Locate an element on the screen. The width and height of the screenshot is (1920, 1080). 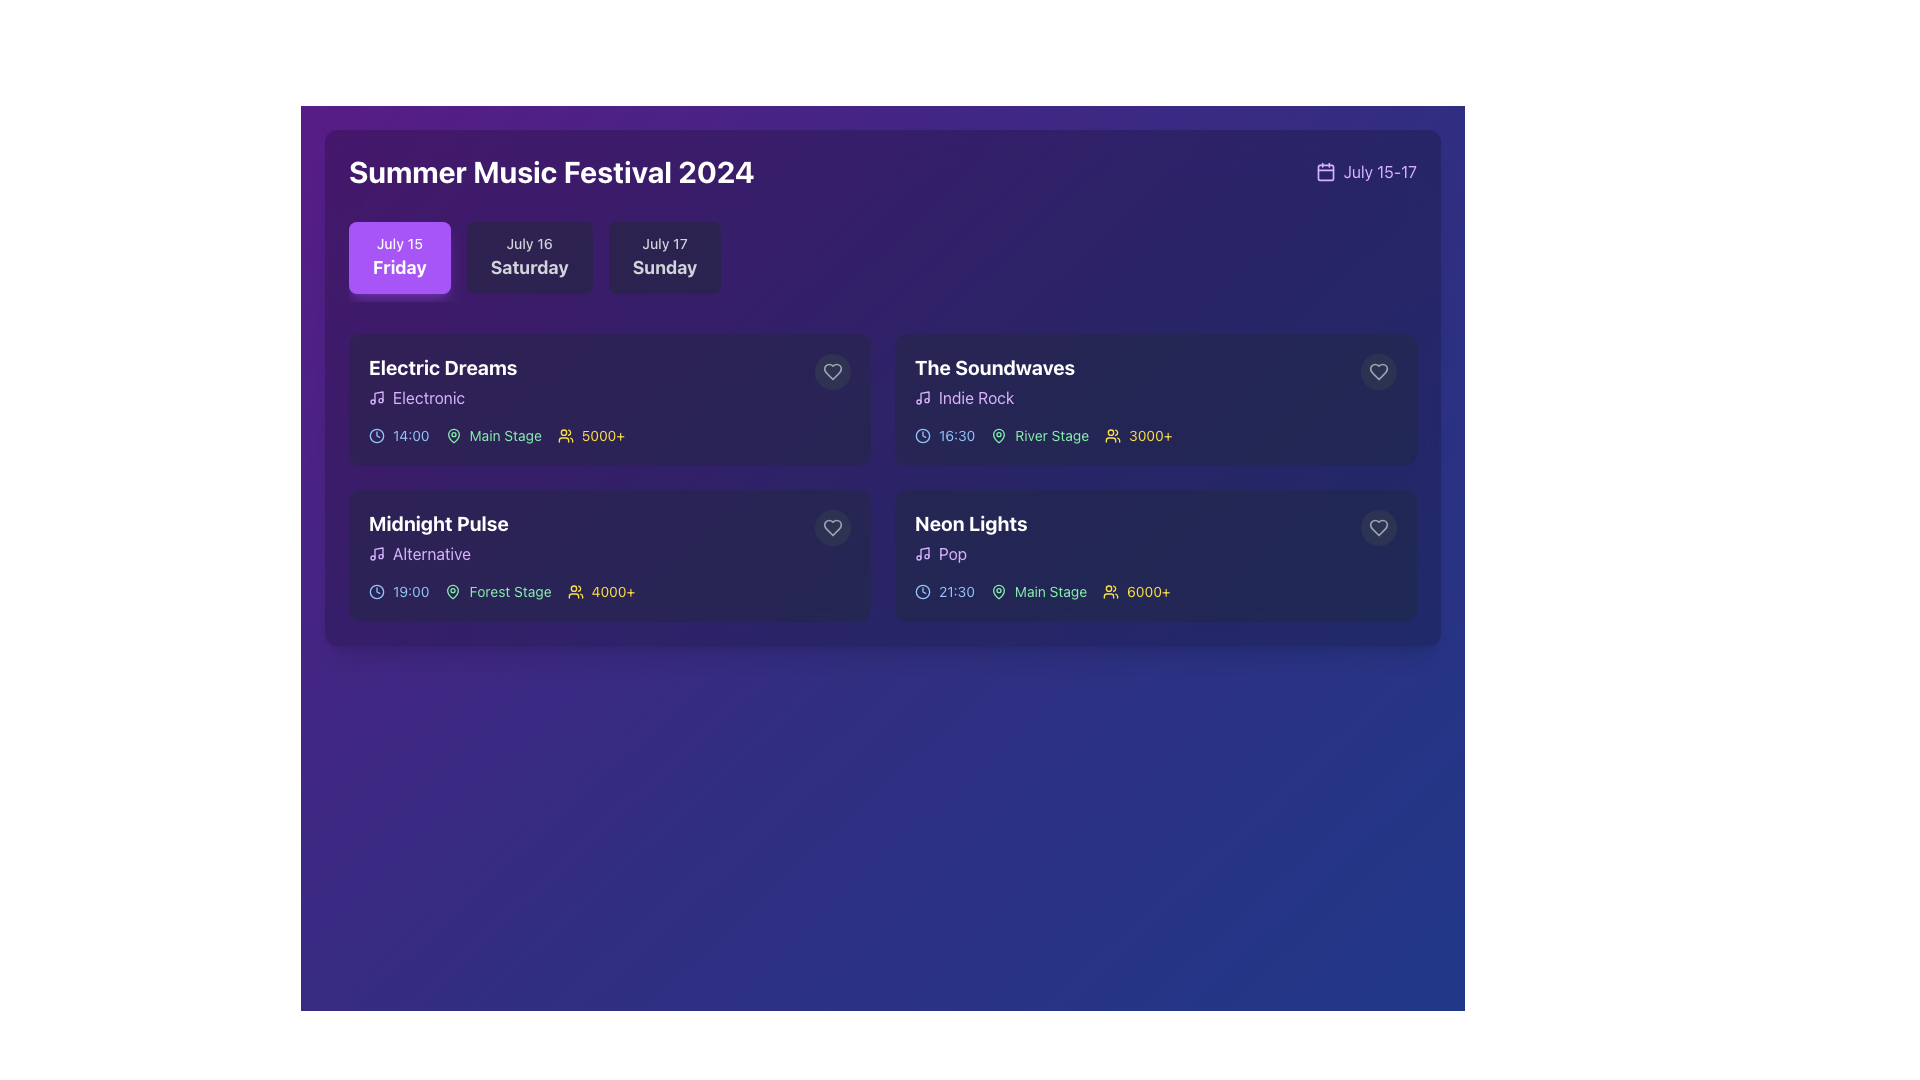
the 'Neon Lights' text label which displays the name and genre of the music performance, located in the bottom-right card of a grid layout is located at coordinates (971, 536).